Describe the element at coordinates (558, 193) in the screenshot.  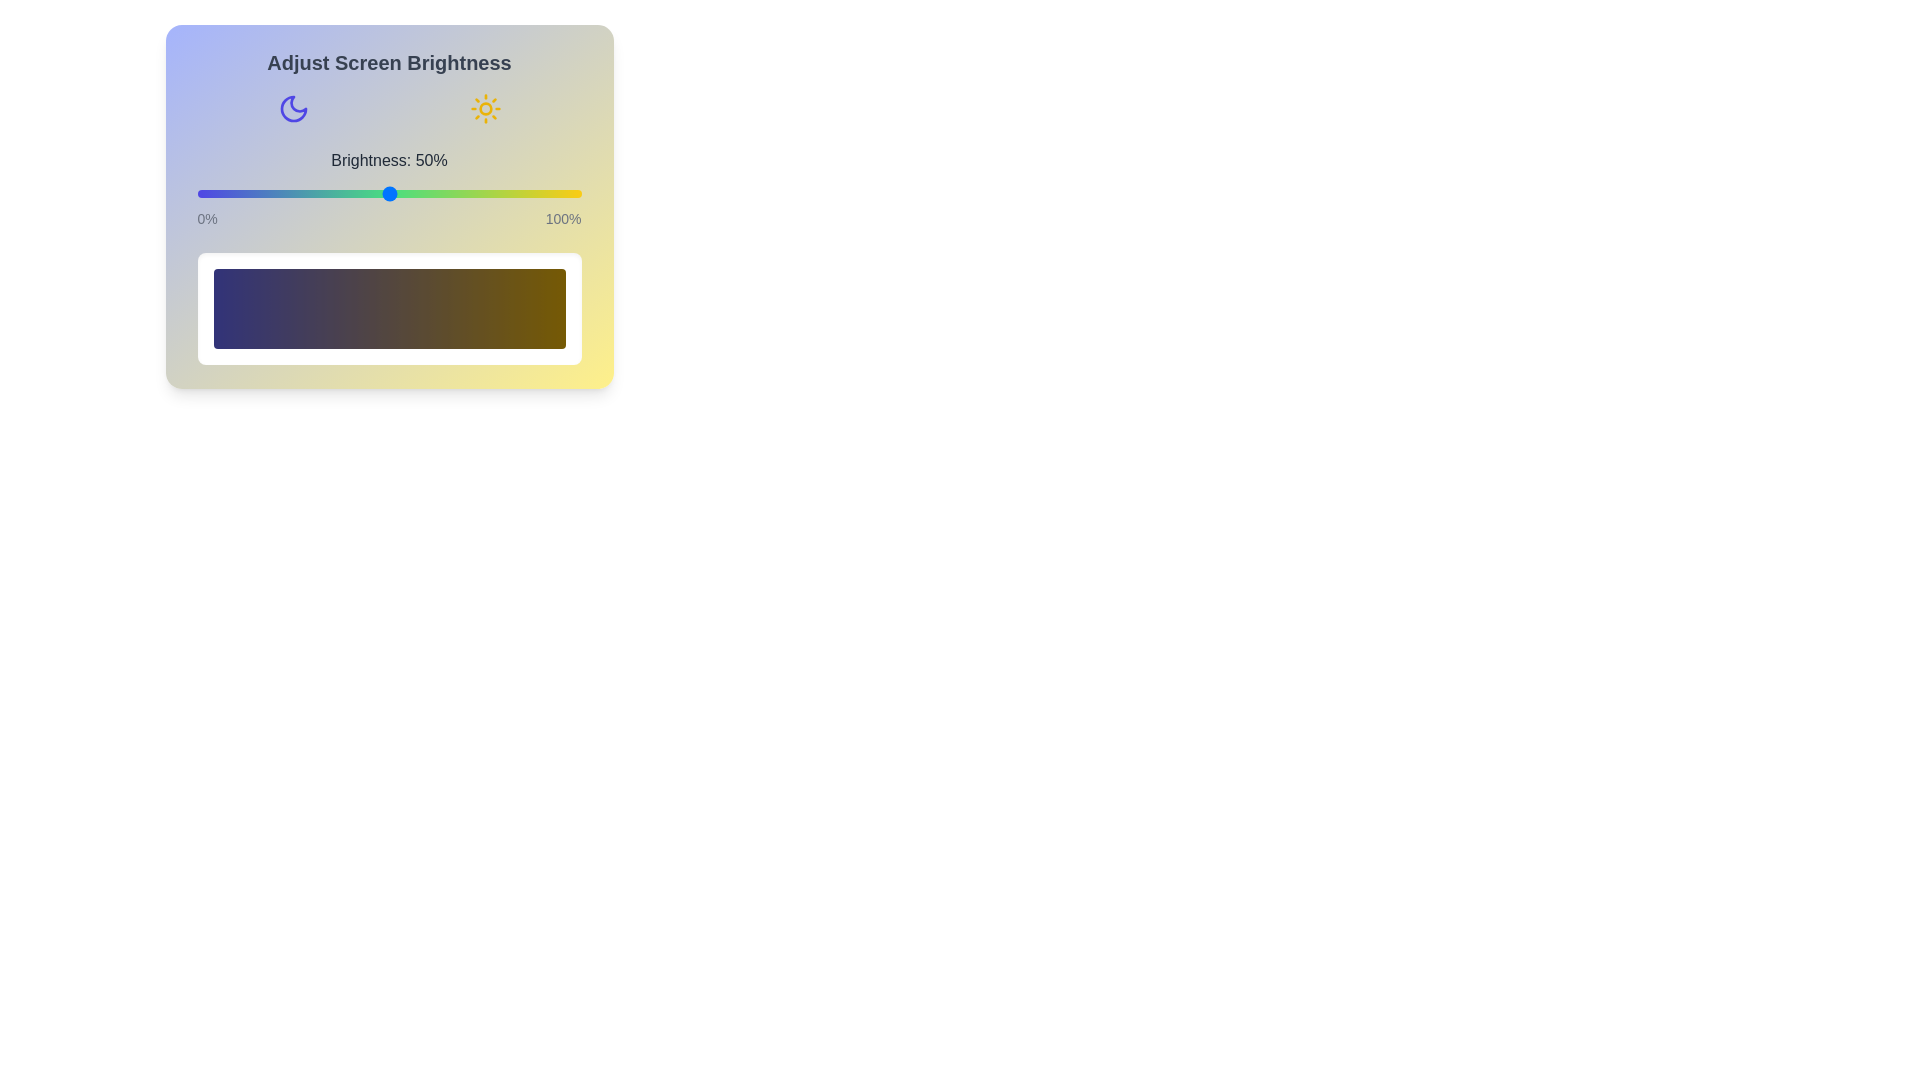
I see `the brightness to 94% using the slider` at that location.